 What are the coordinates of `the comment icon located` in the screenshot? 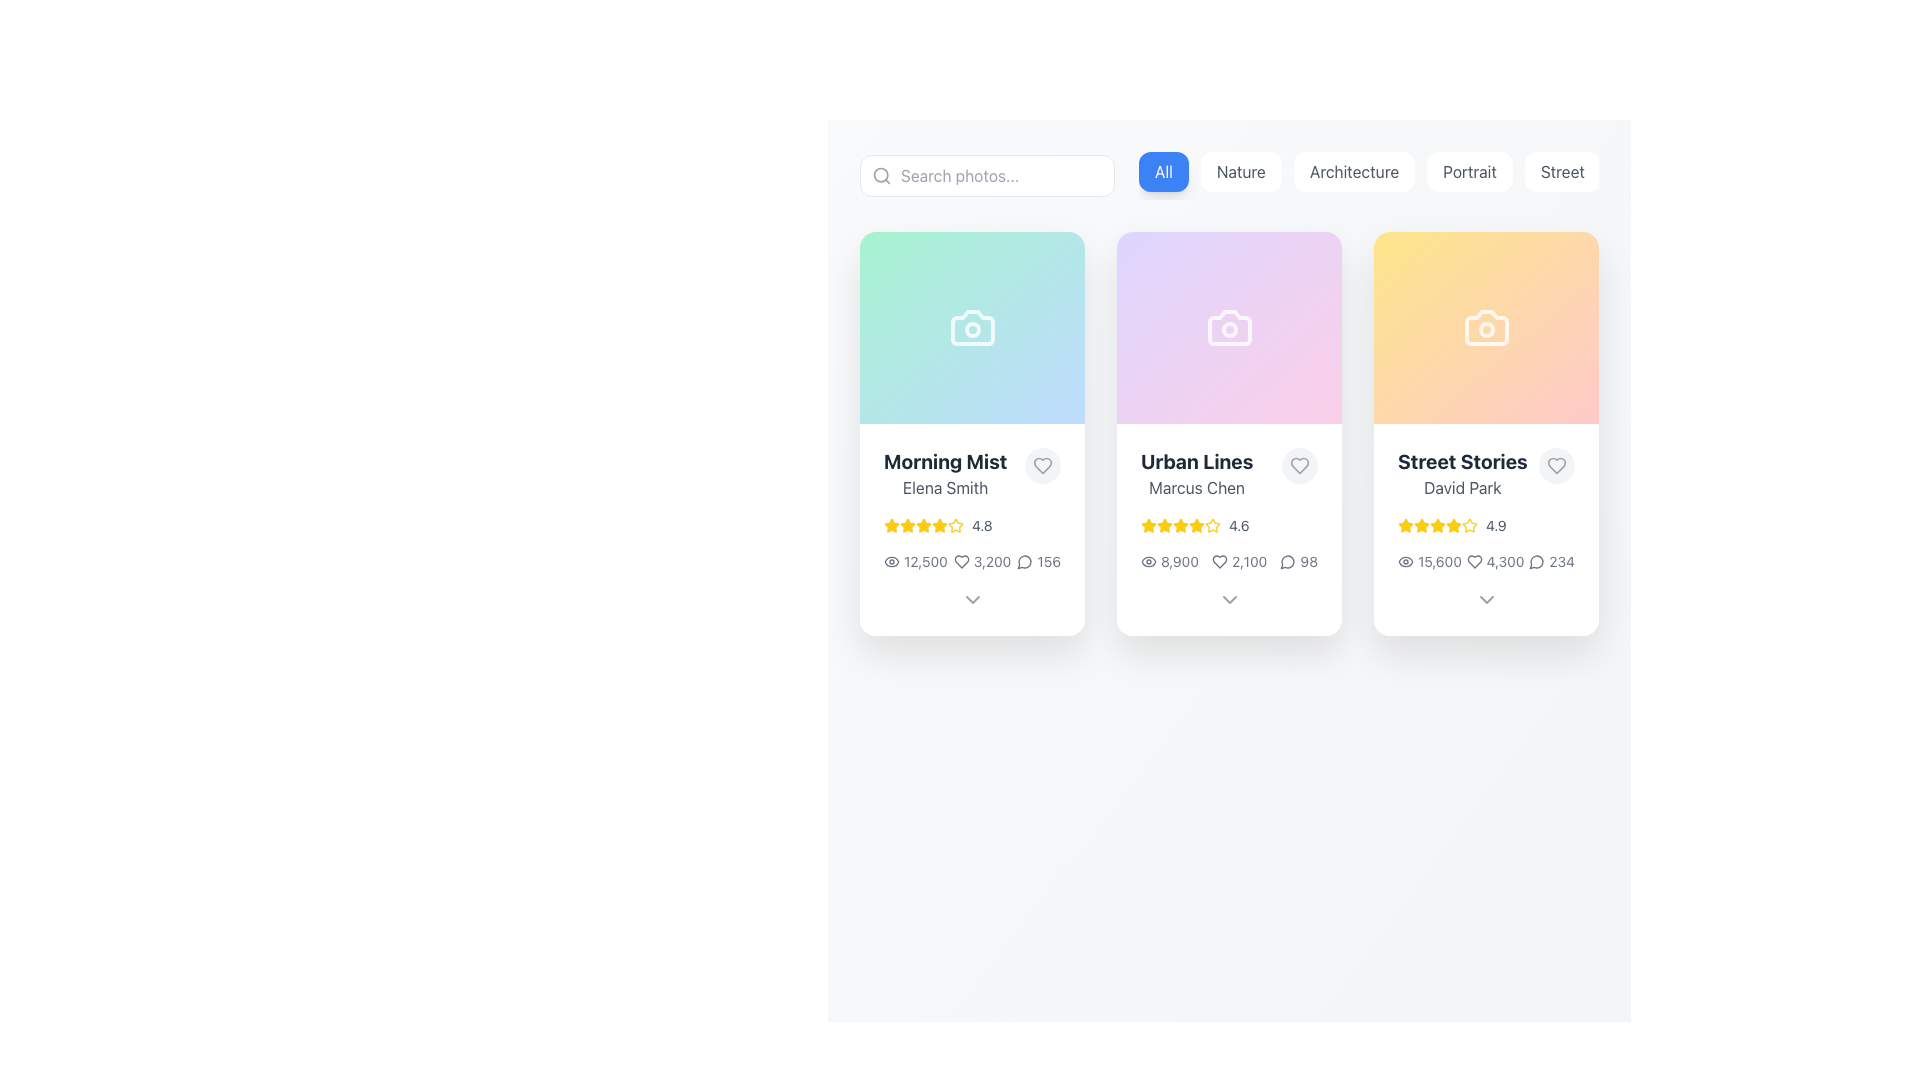 It's located at (1535, 562).